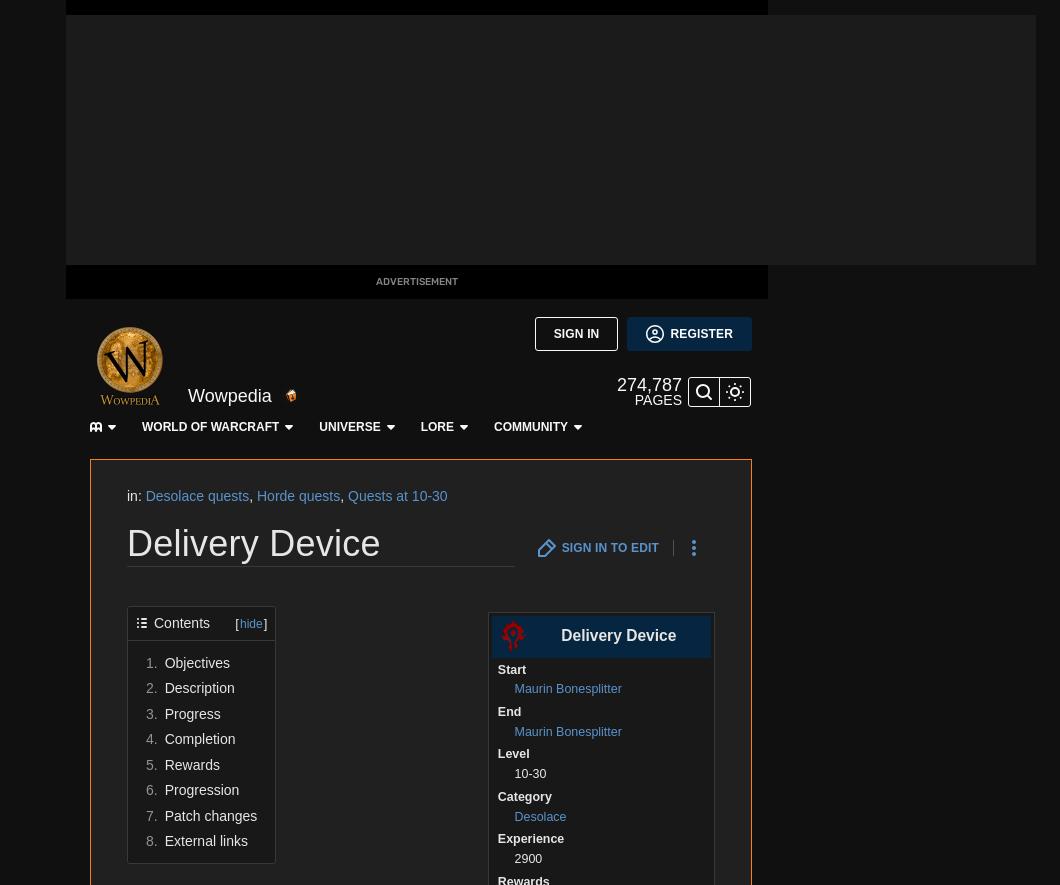  Describe the element at coordinates (126, 145) in the screenshot. I see `'10/29/2023'` at that location.